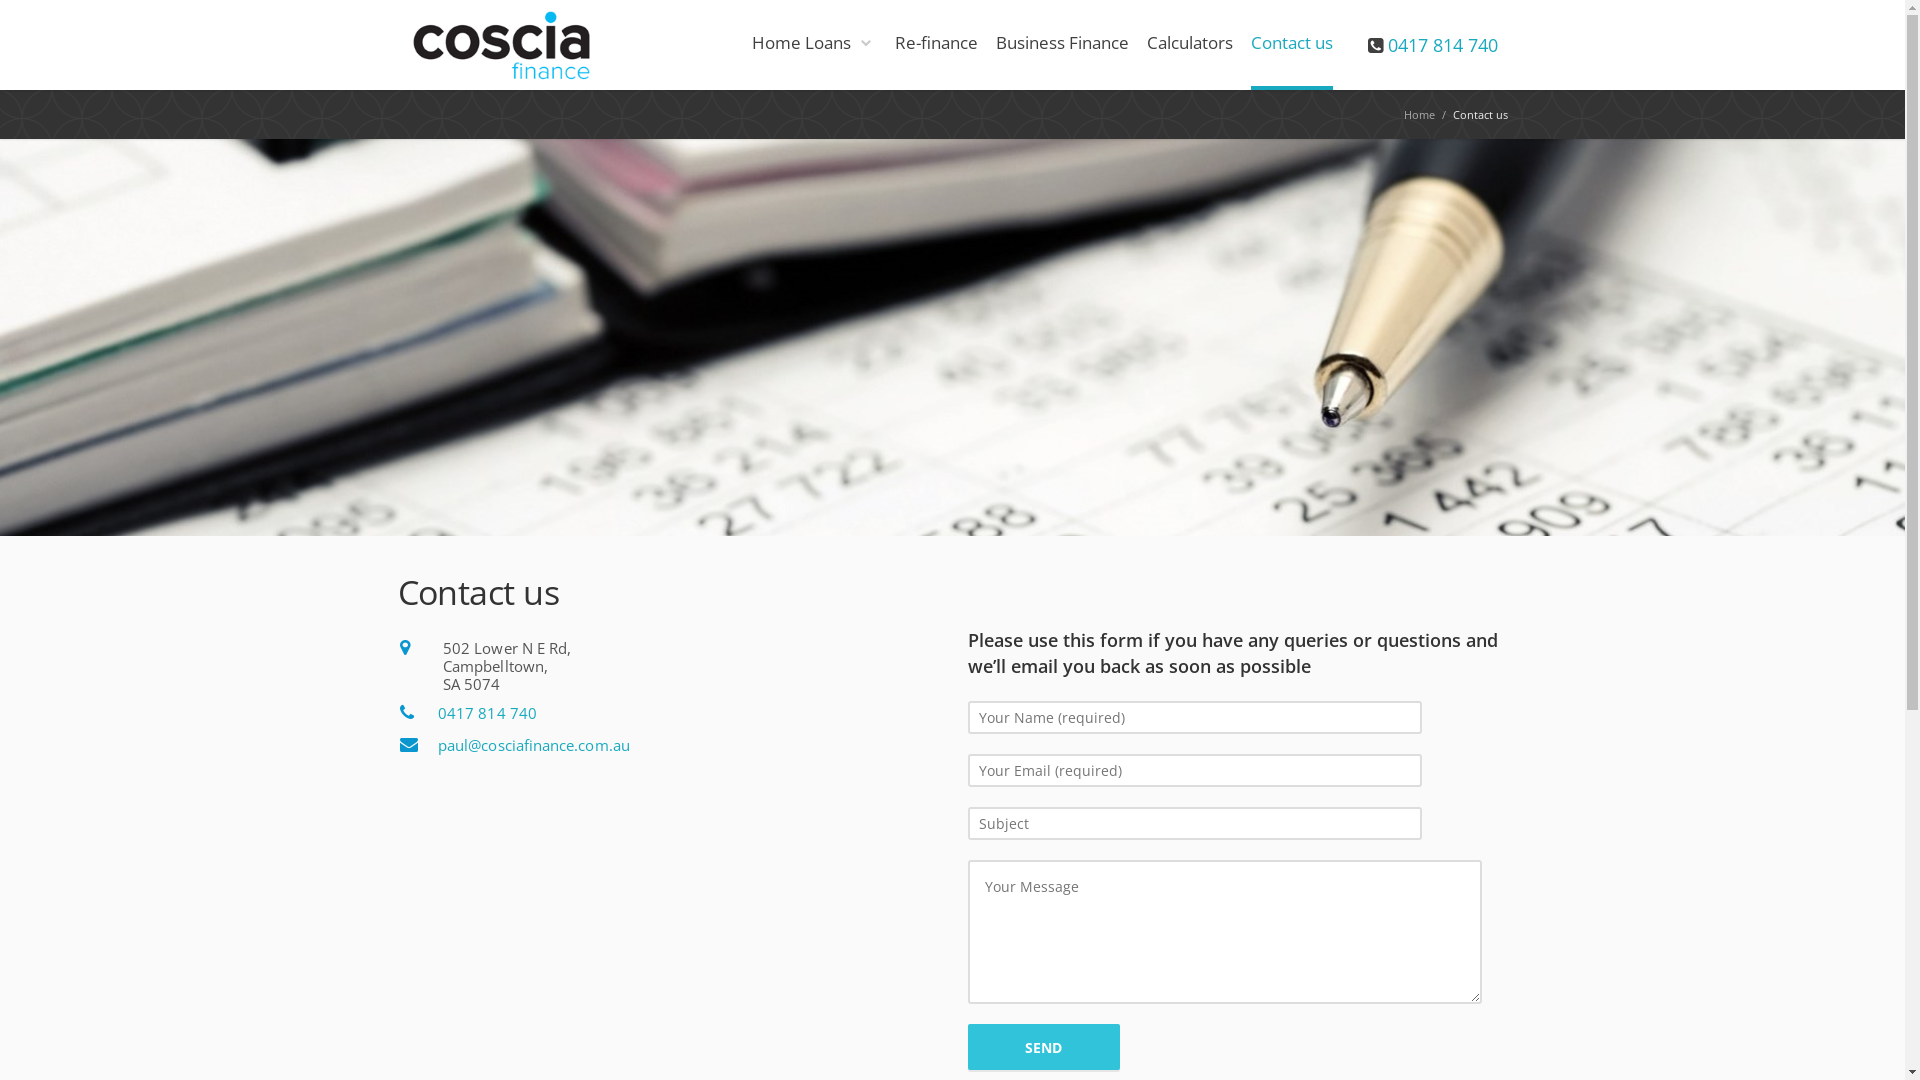 The image size is (1920, 1080). What do you see at coordinates (533, 744) in the screenshot?
I see `'paul@cosciafinance.com.au'` at bounding box center [533, 744].